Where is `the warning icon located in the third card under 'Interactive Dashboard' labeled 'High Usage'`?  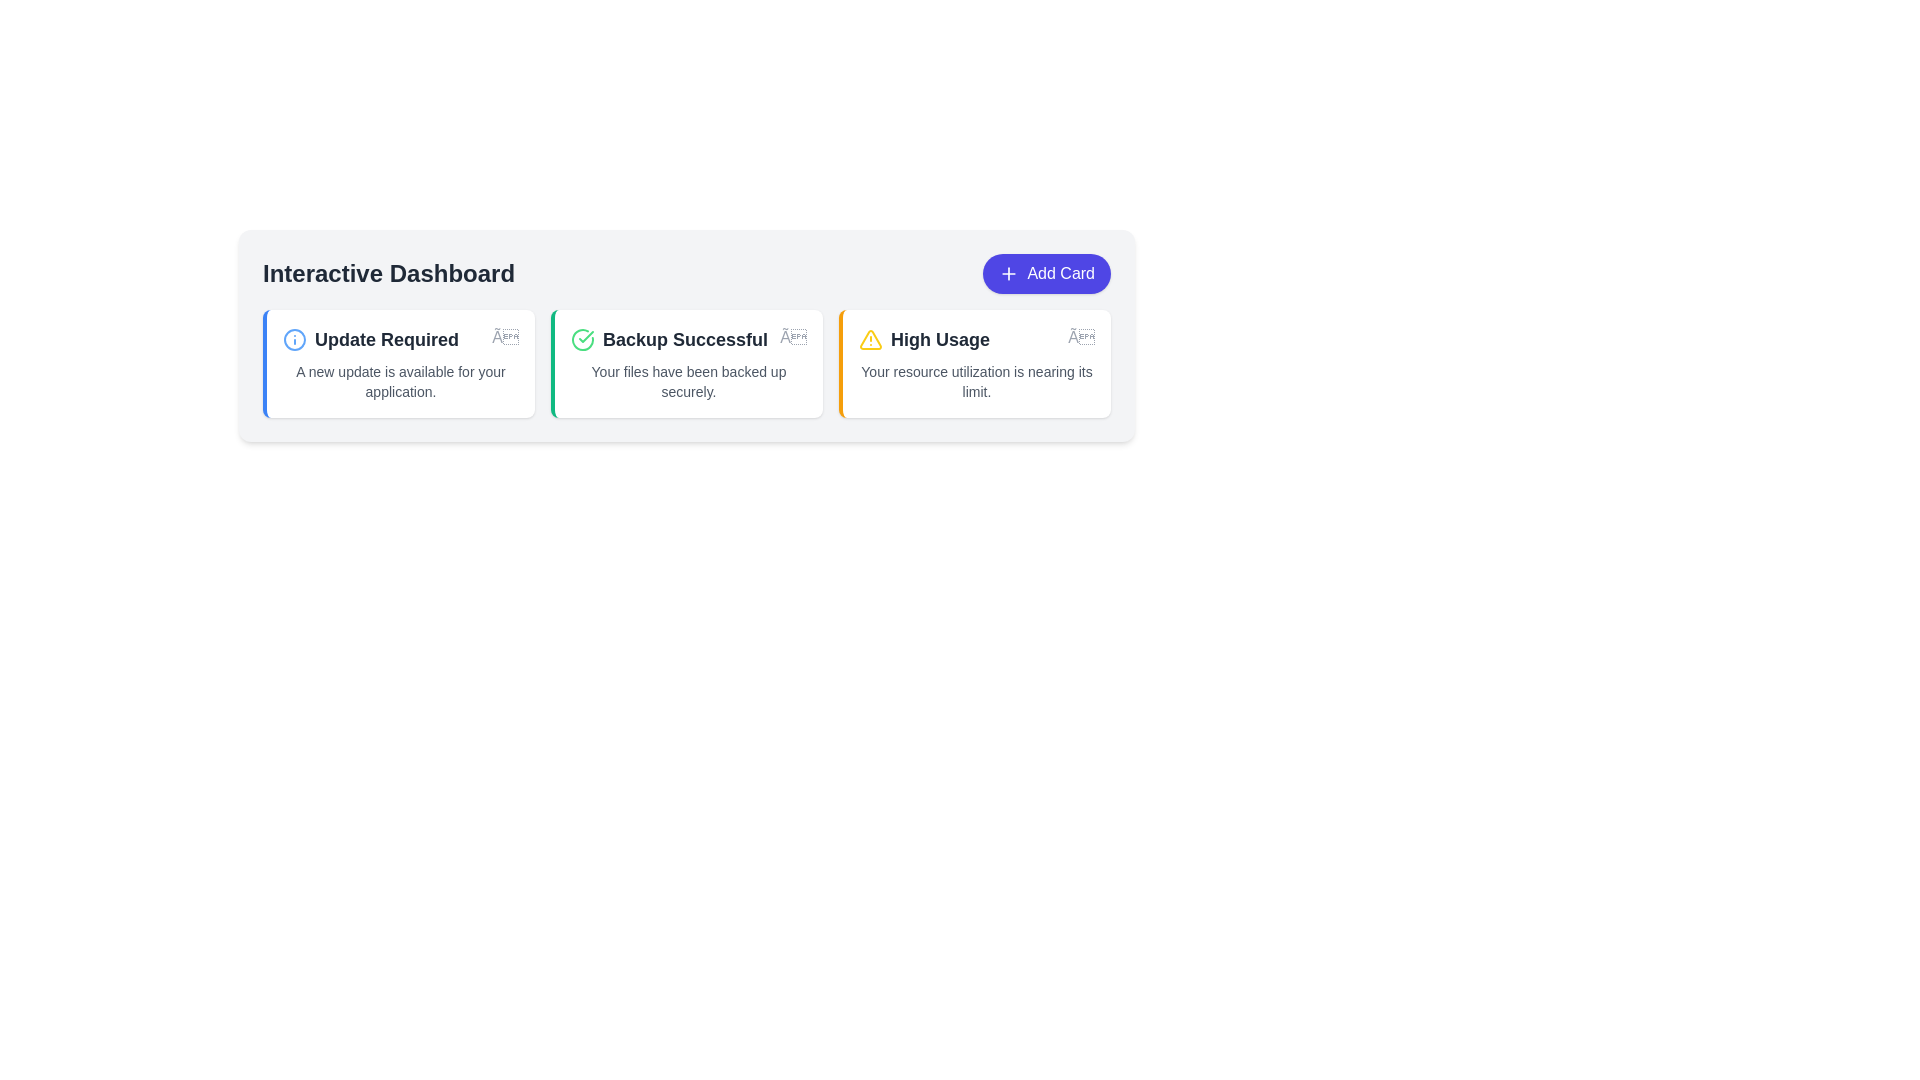
the warning icon located in the third card under 'Interactive Dashboard' labeled 'High Usage' is located at coordinates (870, 338).